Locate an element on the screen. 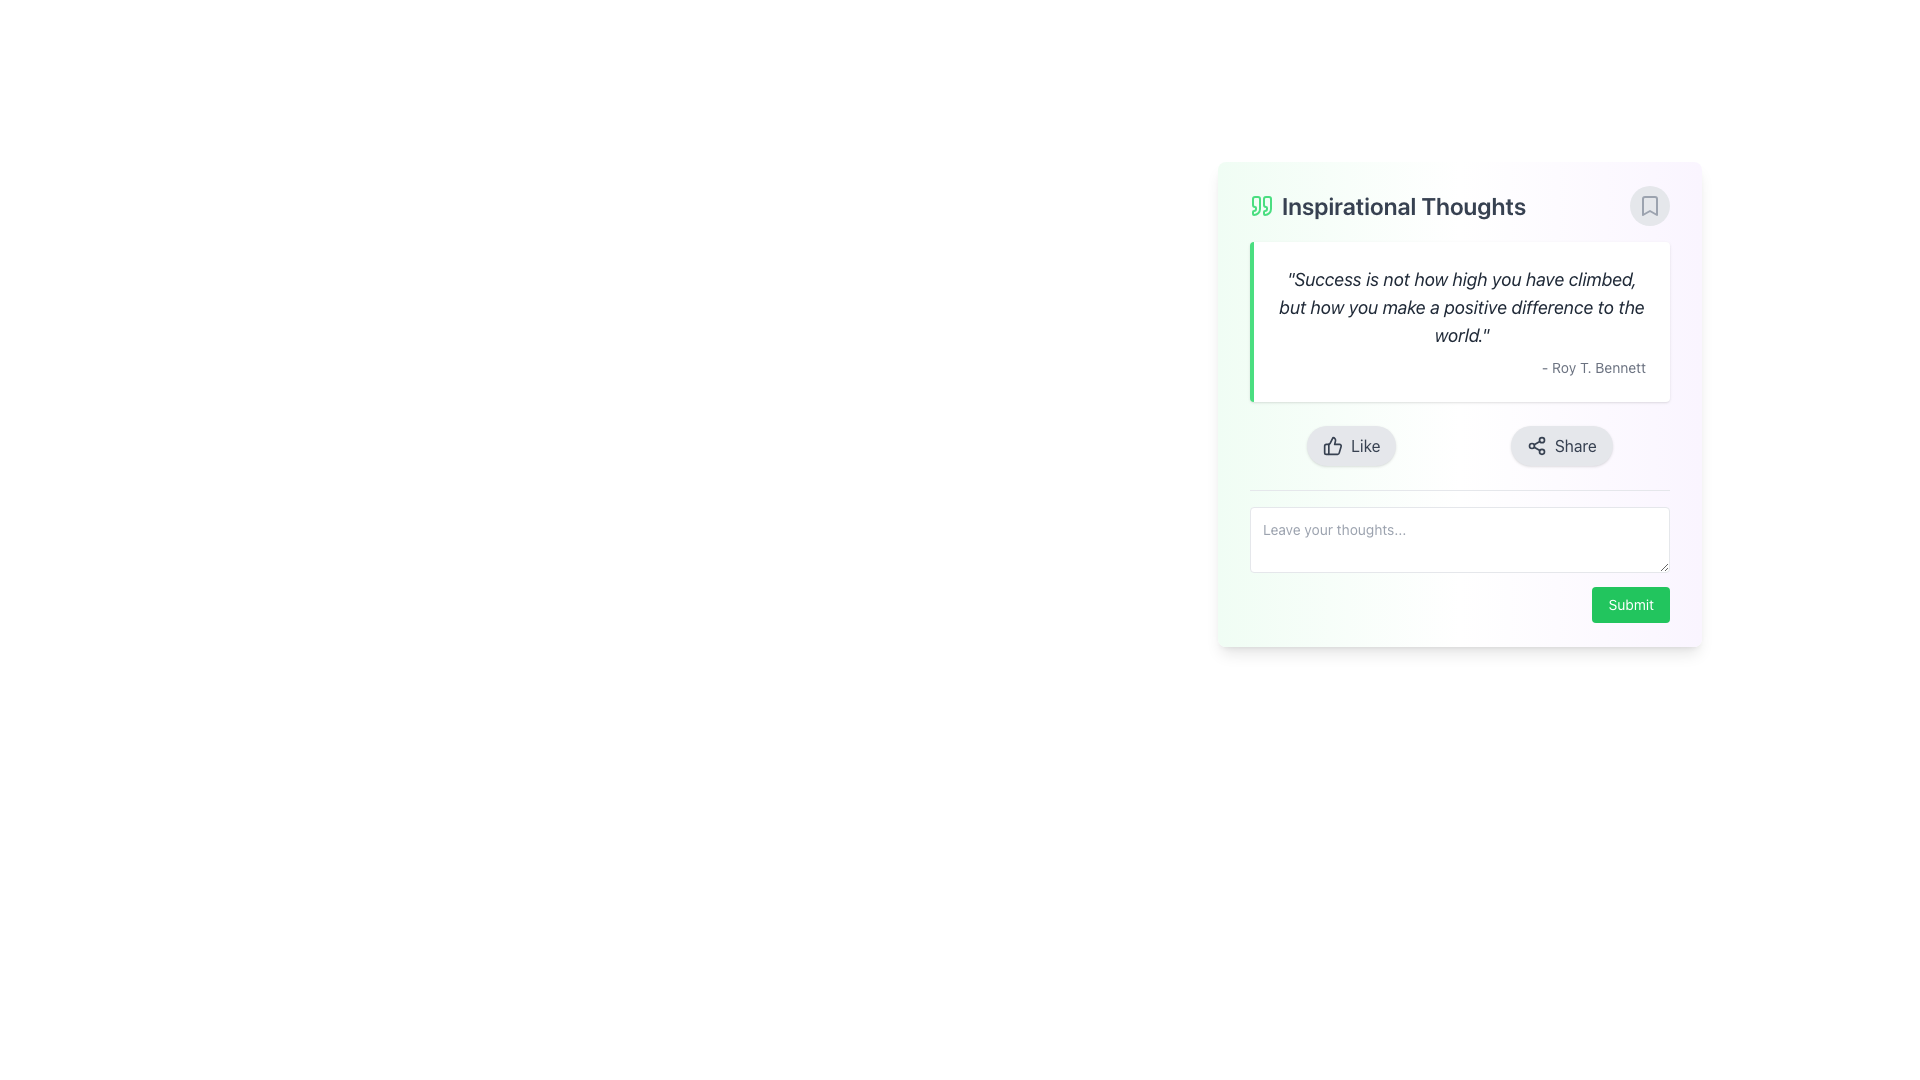  the submit button located at the bottom-right corner of the card-like layout is located at coordinates (1631, 604).